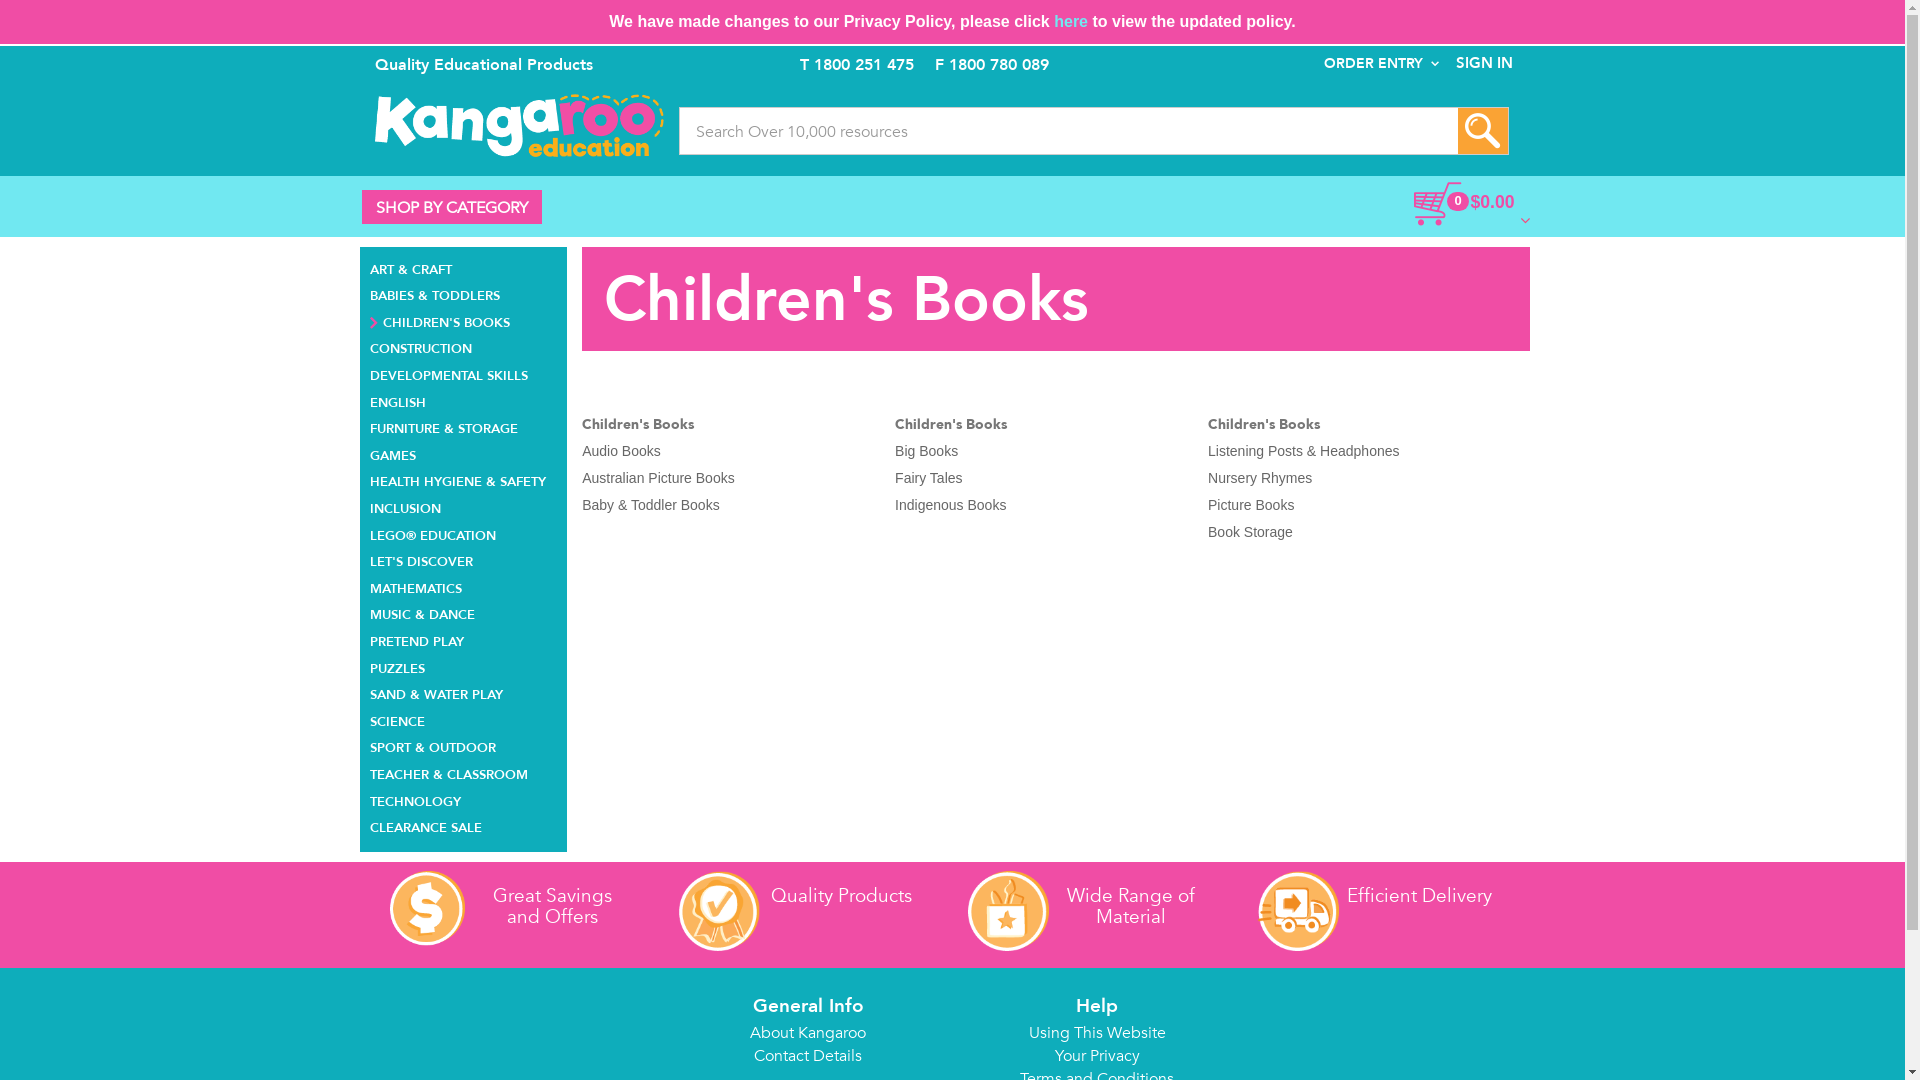 This screenshot has width=1920, height=1080. What do you see at coordinates (857, 64) in the screenshot?
I see `'T 1800 251 475'` at bounding box center [857, 64].